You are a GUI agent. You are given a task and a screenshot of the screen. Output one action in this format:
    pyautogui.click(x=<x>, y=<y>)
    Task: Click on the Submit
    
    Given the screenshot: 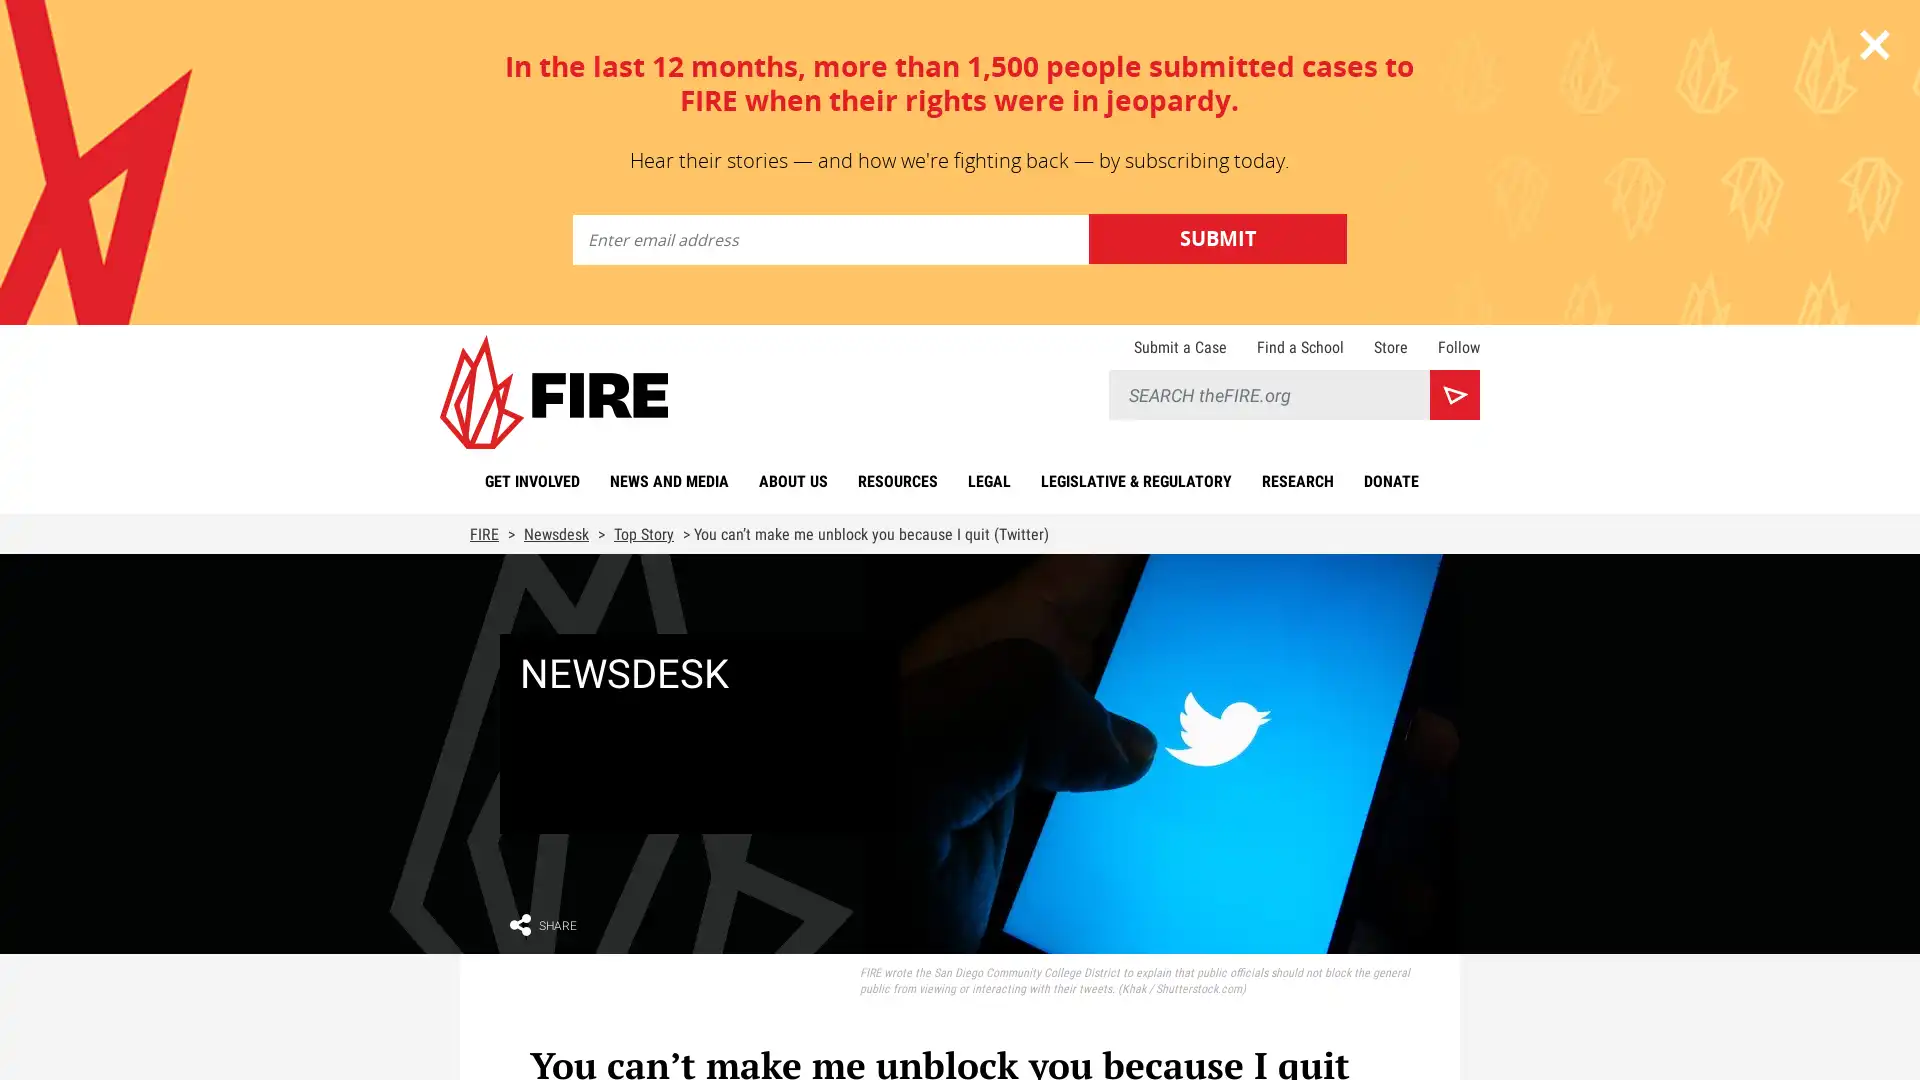 What is the action you would take?
    pyautogui.click(x=1217, y=238)
    